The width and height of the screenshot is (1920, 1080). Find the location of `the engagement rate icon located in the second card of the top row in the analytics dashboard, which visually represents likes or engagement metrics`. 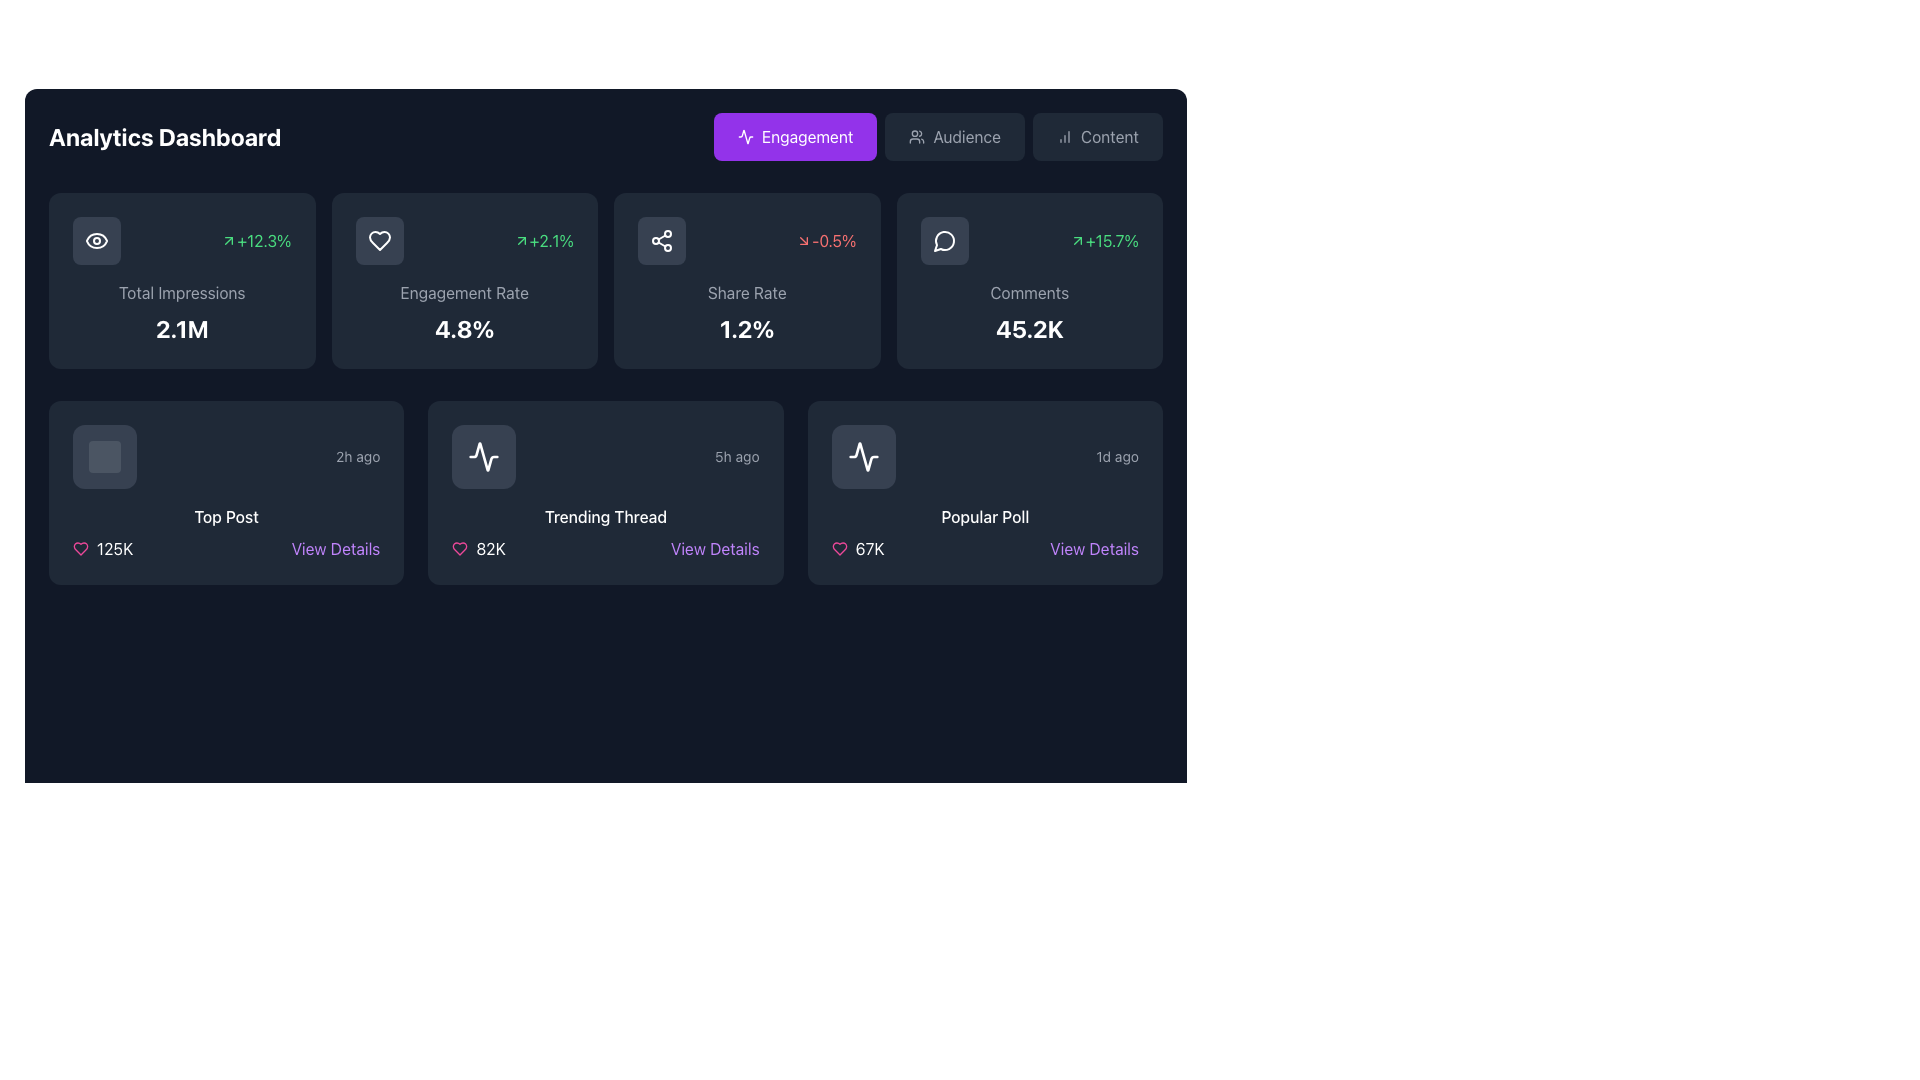

the engagement rate icon located in the second card of the top row in the analytics dashboard, which visually represents likes or engagement metrics is located at coordinates (379, 239).